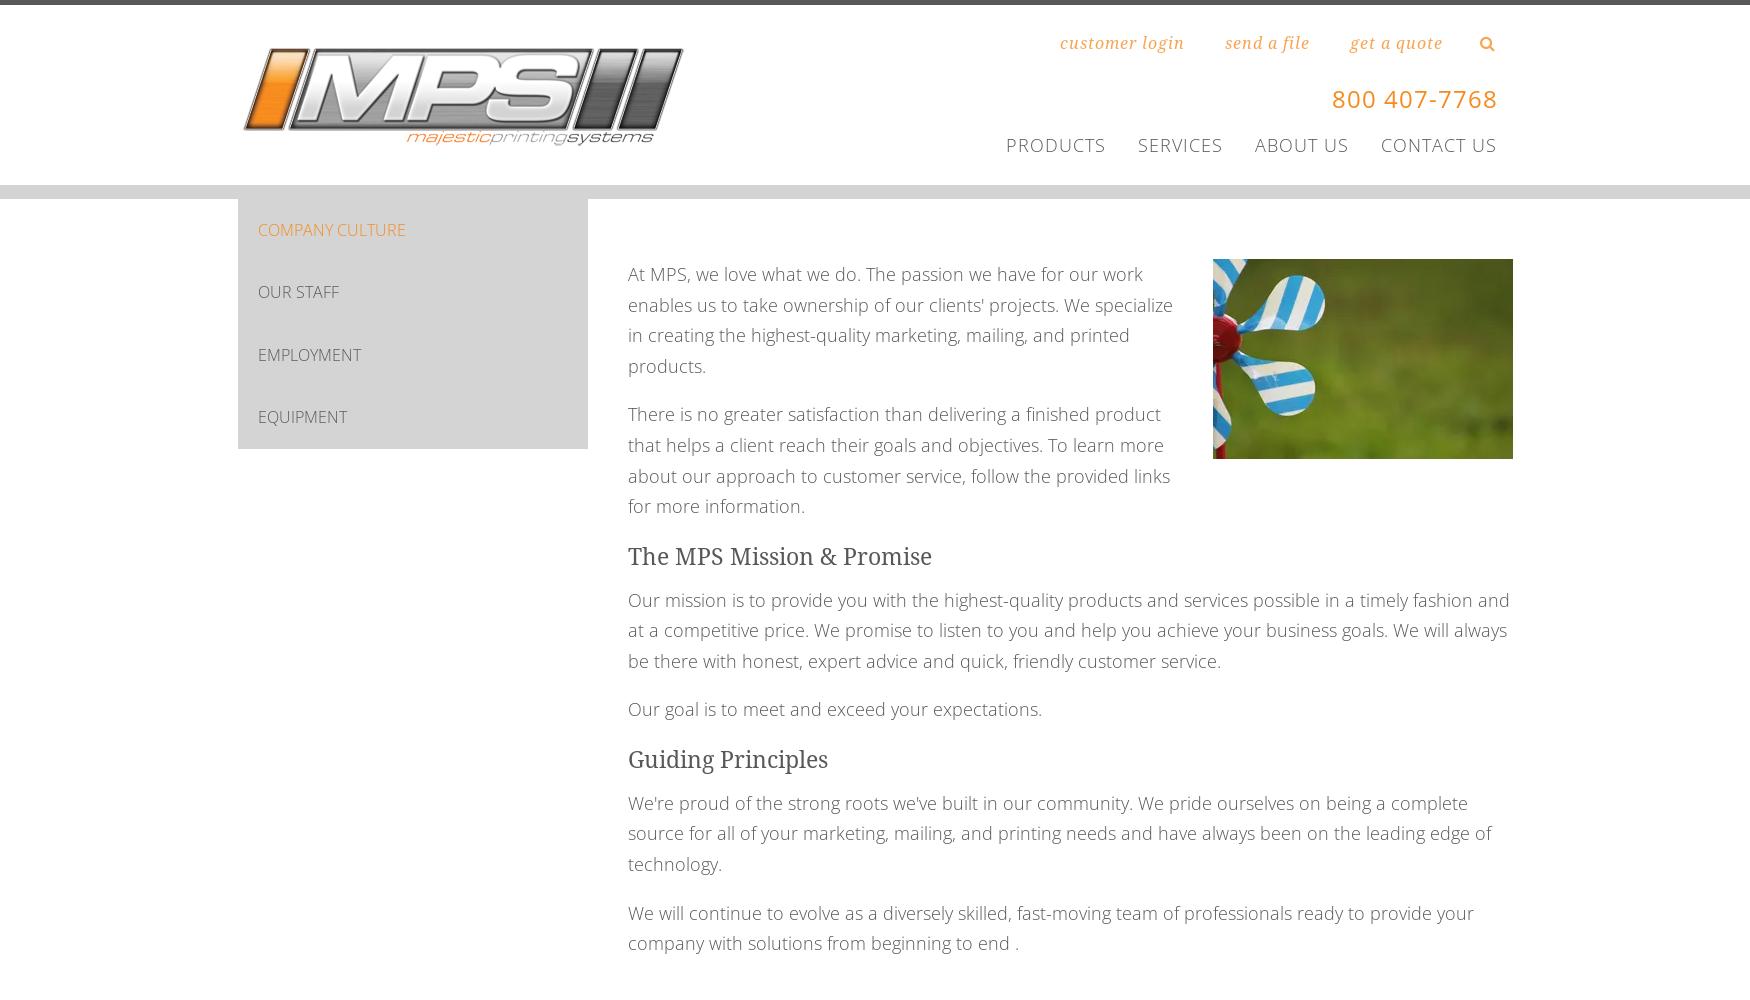  Describe the element at coordinates (1413, 96) in the screenshot. I see `'800 407-7768'` at that location.